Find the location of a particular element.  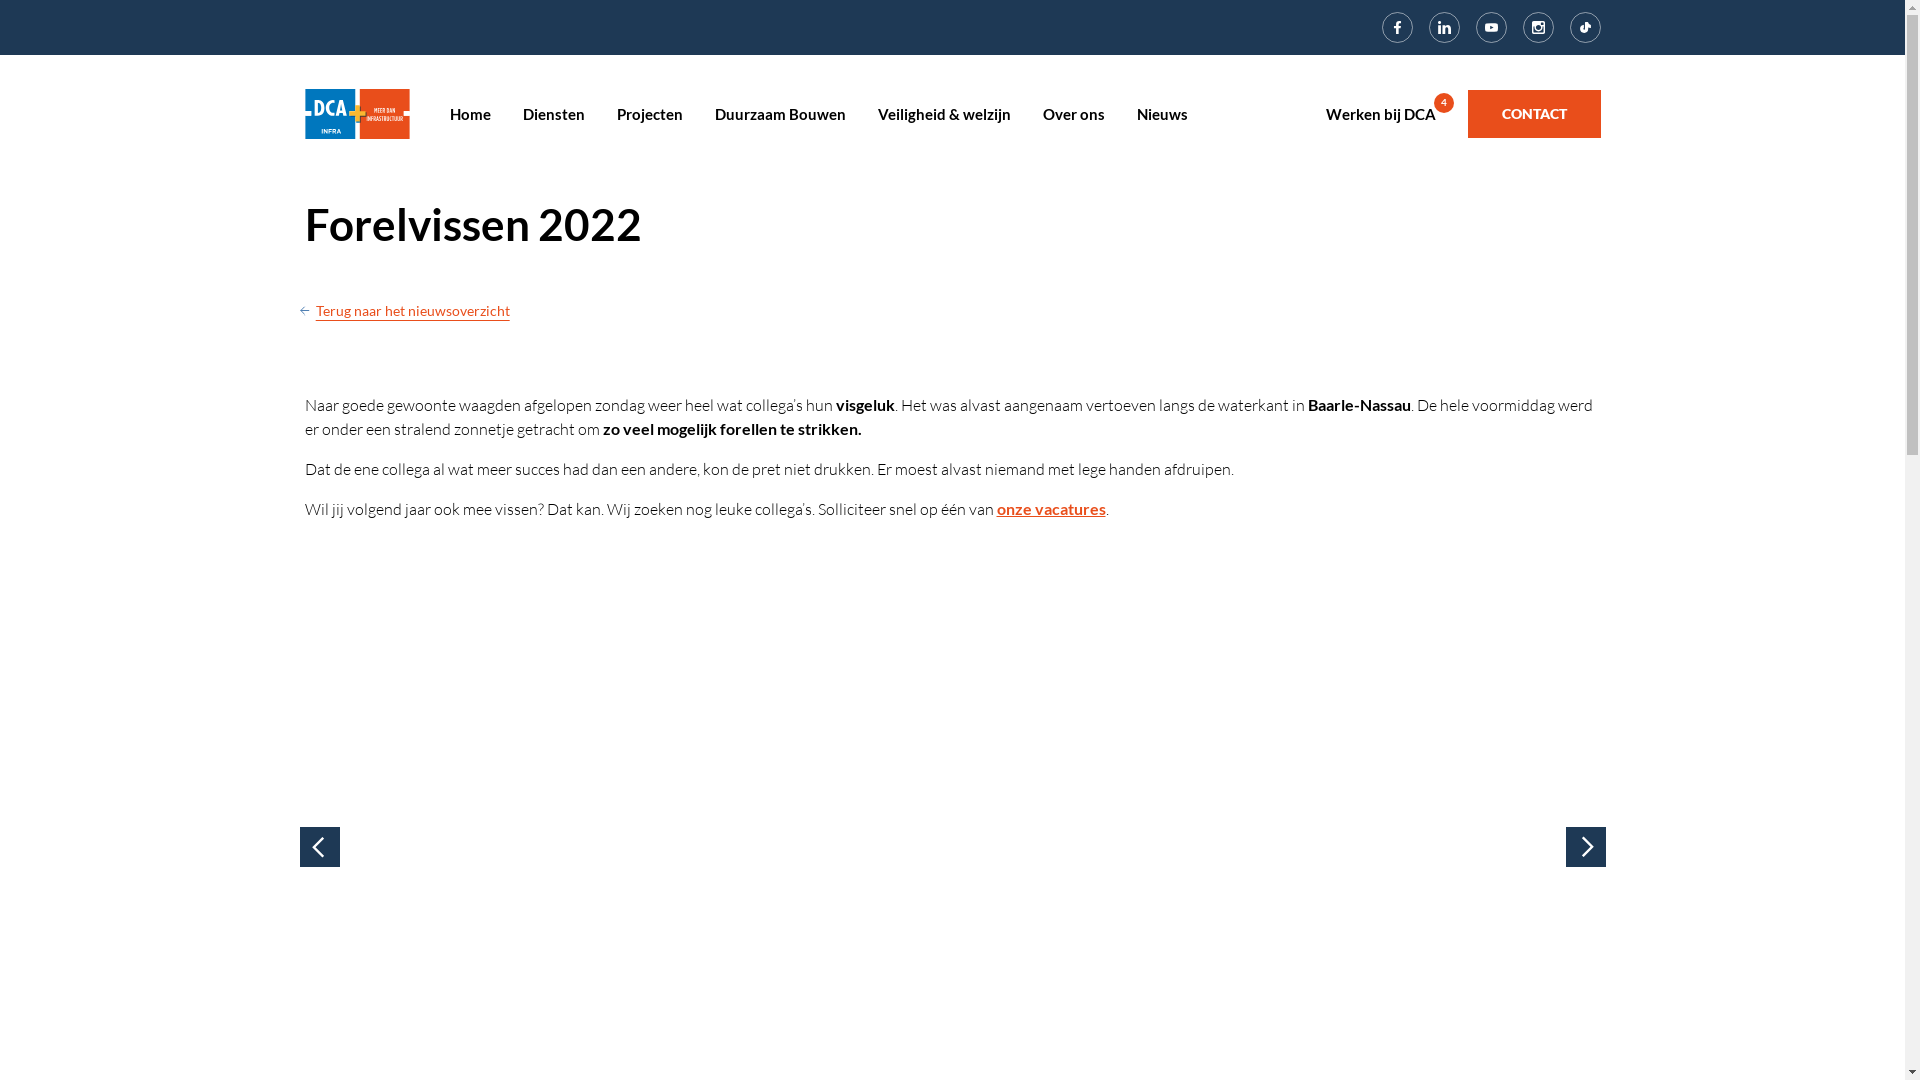

'Nieuws' is located at coordinates (1161, 114).